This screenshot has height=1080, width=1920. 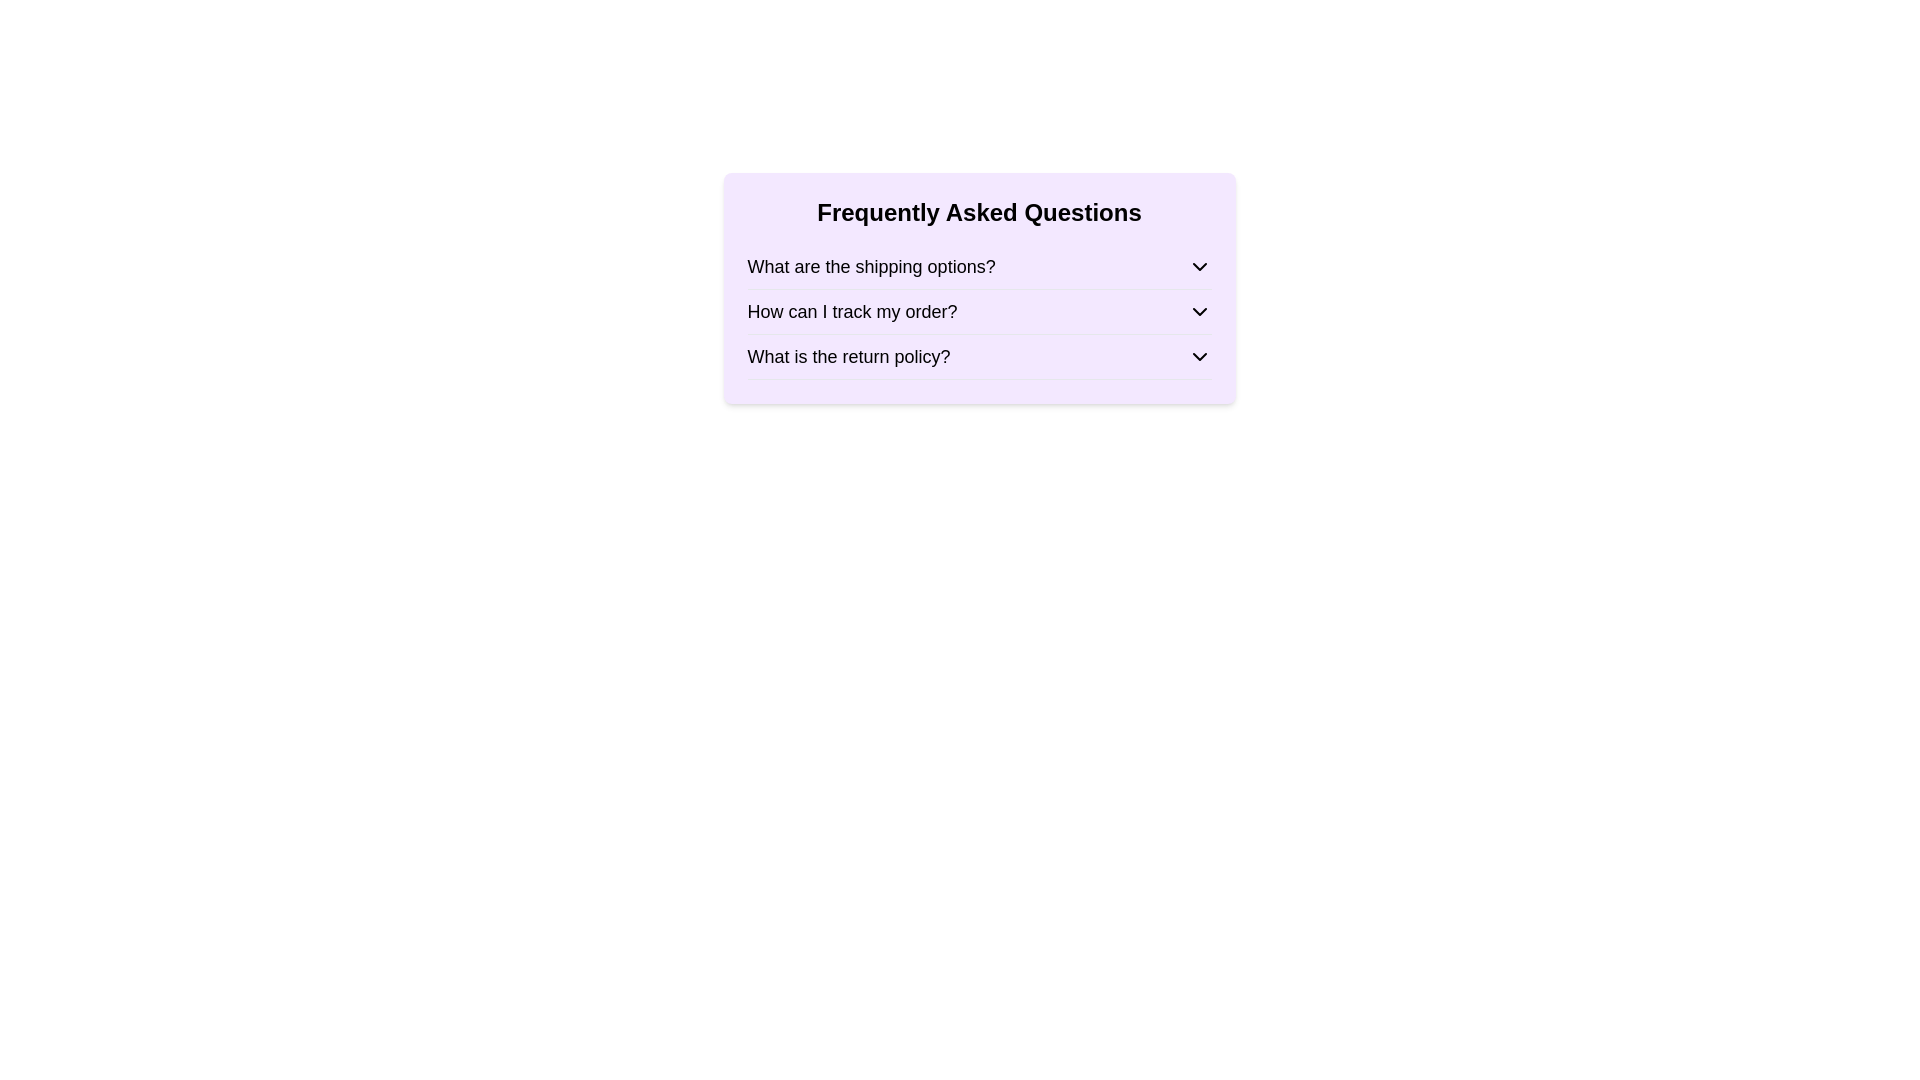 What do you see at coordinates (1199, 265) in the screenshot?
I see `the downward-pointing chevron indicator icon located on the far-right side of the row labeled 'What are the shipping options?'` at bounding box center [1199, 265].